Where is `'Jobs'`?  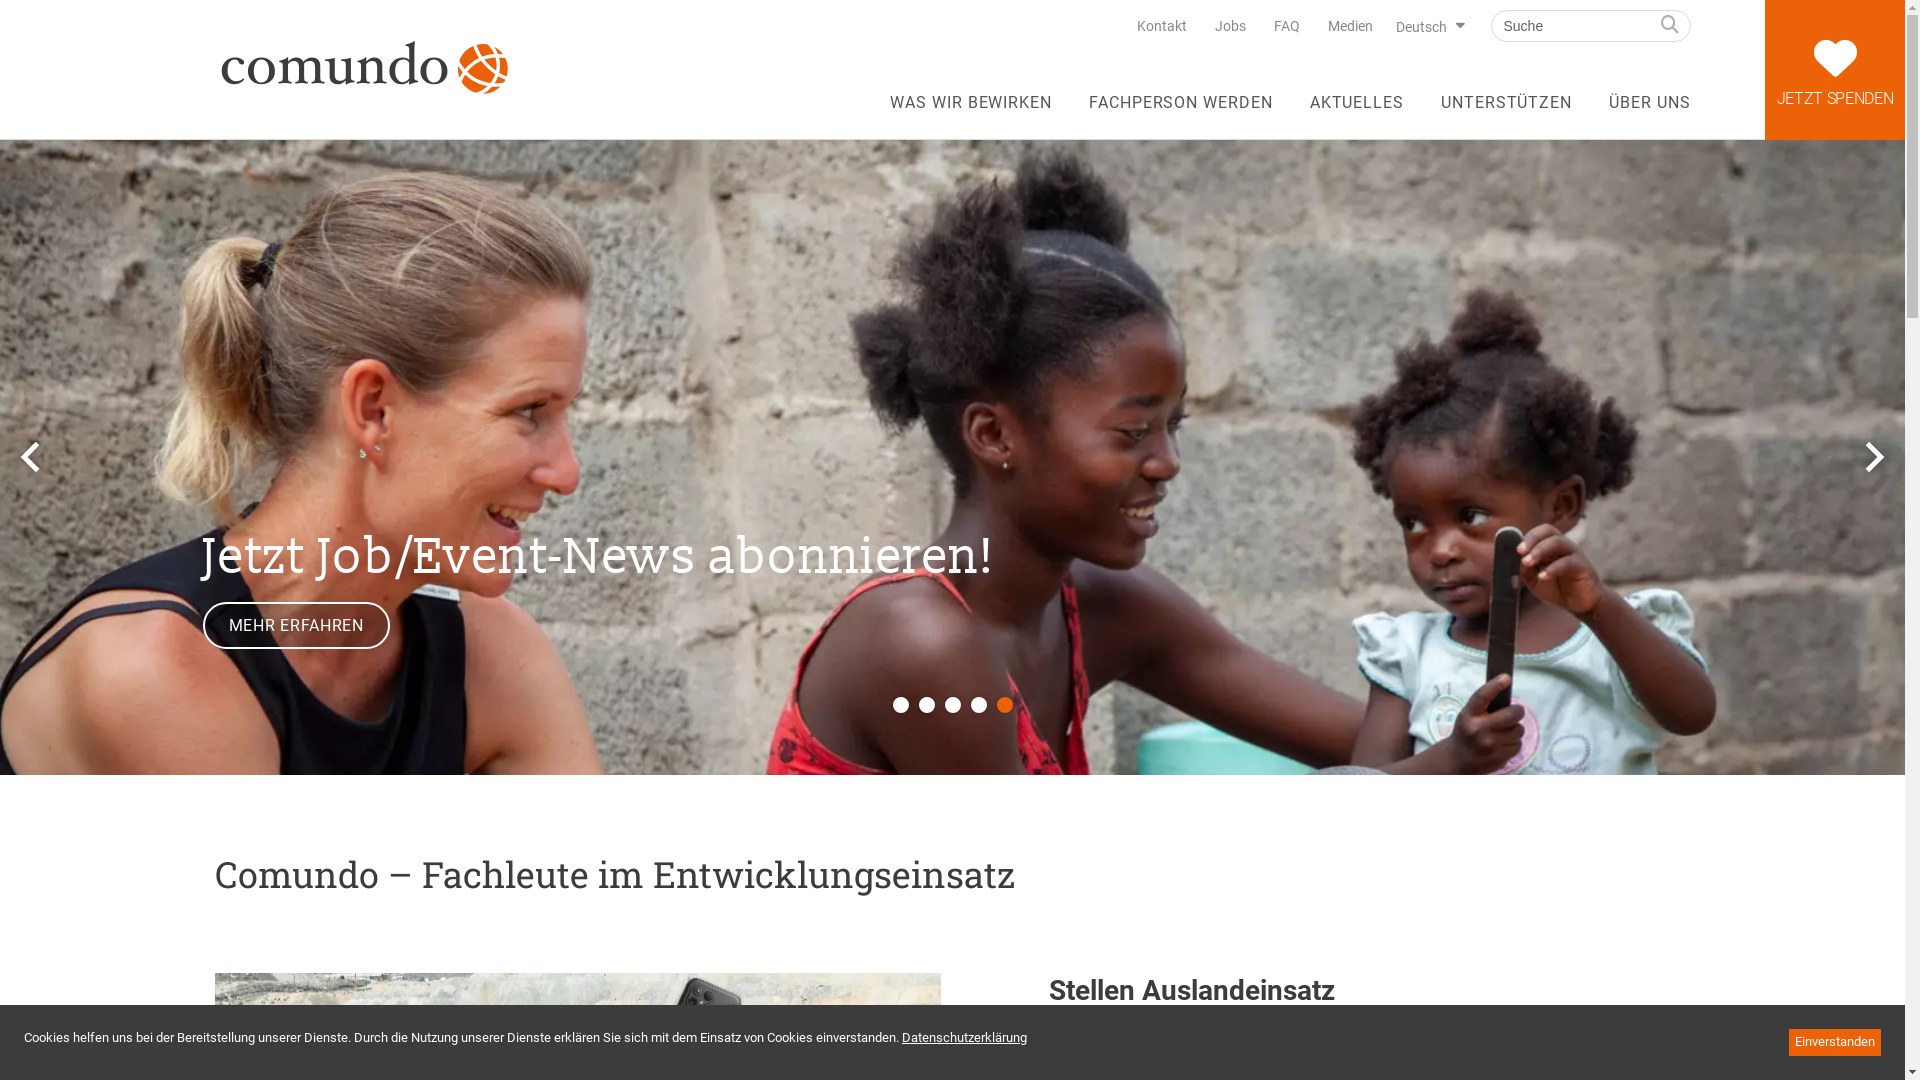
'Jobs' is located at coordinates (1228, 26).